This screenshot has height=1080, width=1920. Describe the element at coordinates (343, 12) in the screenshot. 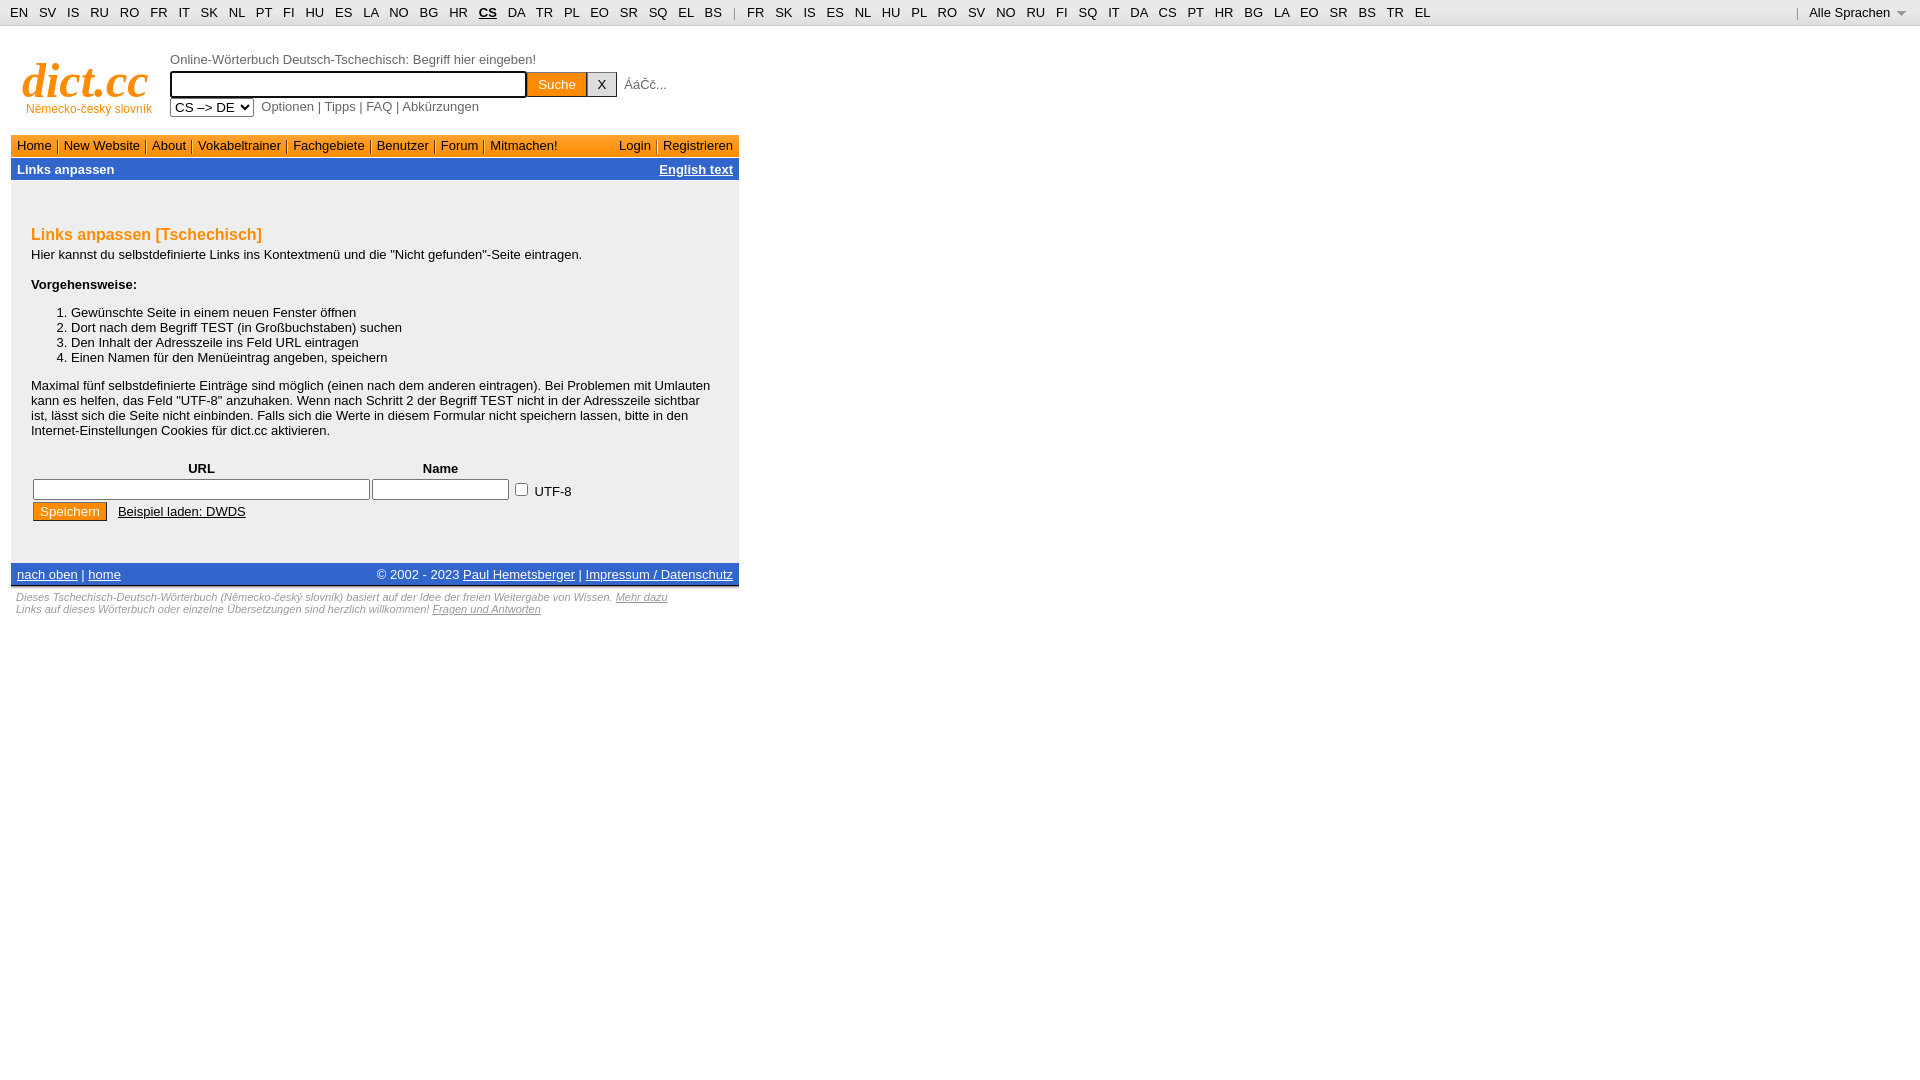

I see `'ES'` at that location.